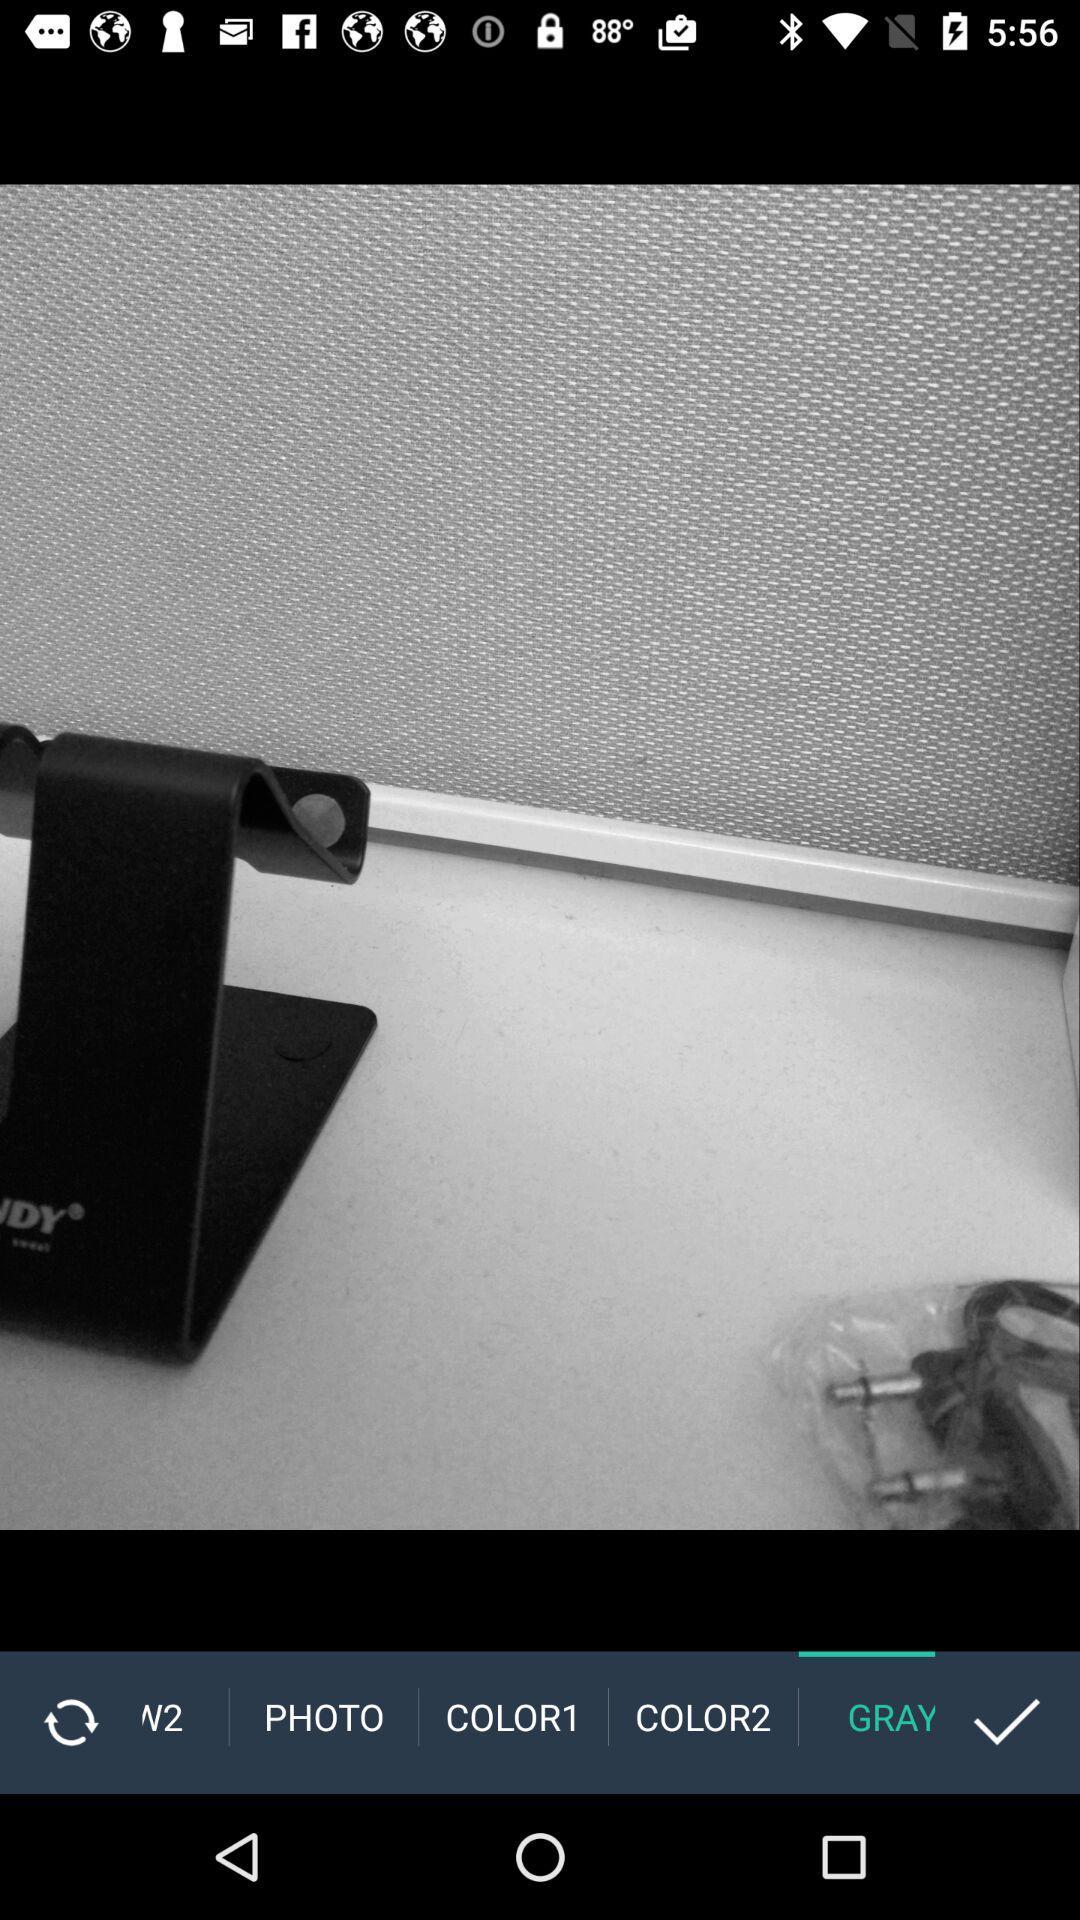  What do you see at coordinates (512, 1716) in the screenshot?
I see `color1 icon` at bounding box center [512, 1716].